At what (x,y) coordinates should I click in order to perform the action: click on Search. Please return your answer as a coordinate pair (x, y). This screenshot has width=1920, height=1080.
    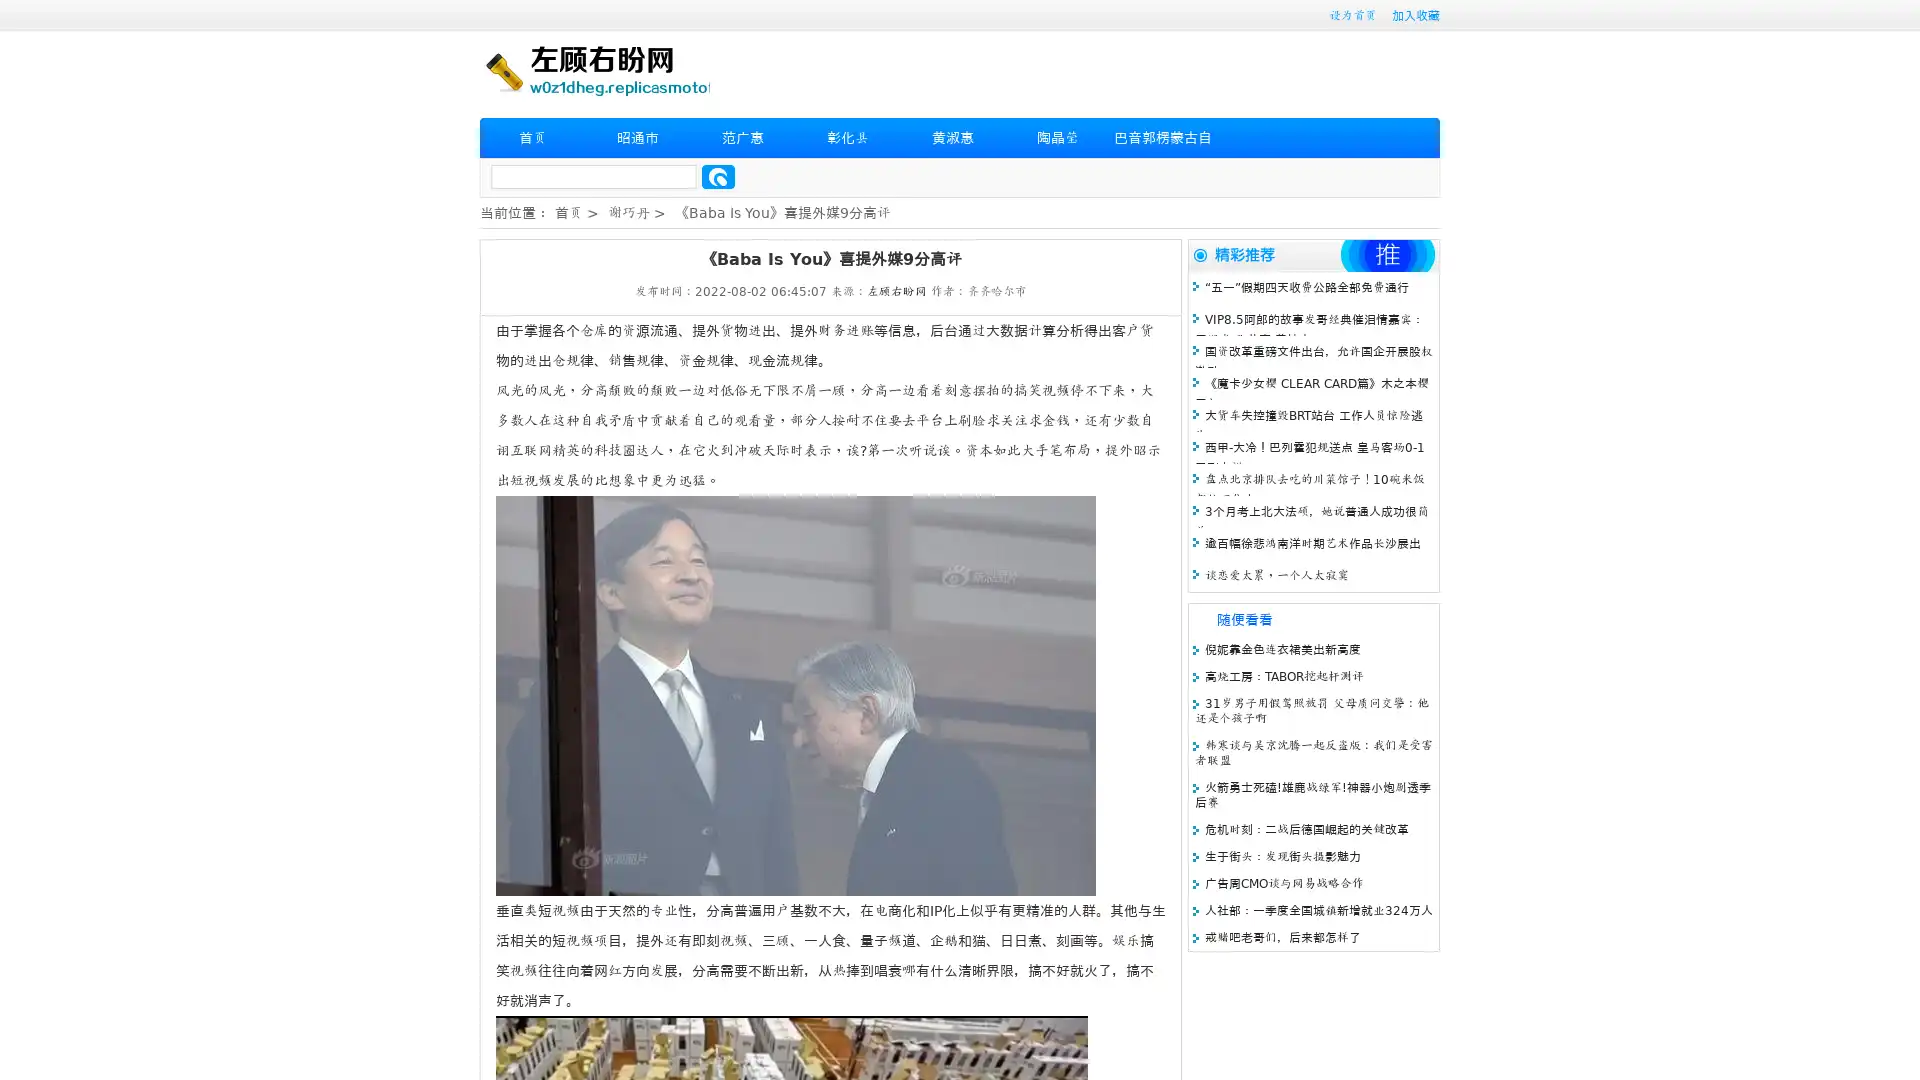
    Looking at the image, I should click on (718, 176).